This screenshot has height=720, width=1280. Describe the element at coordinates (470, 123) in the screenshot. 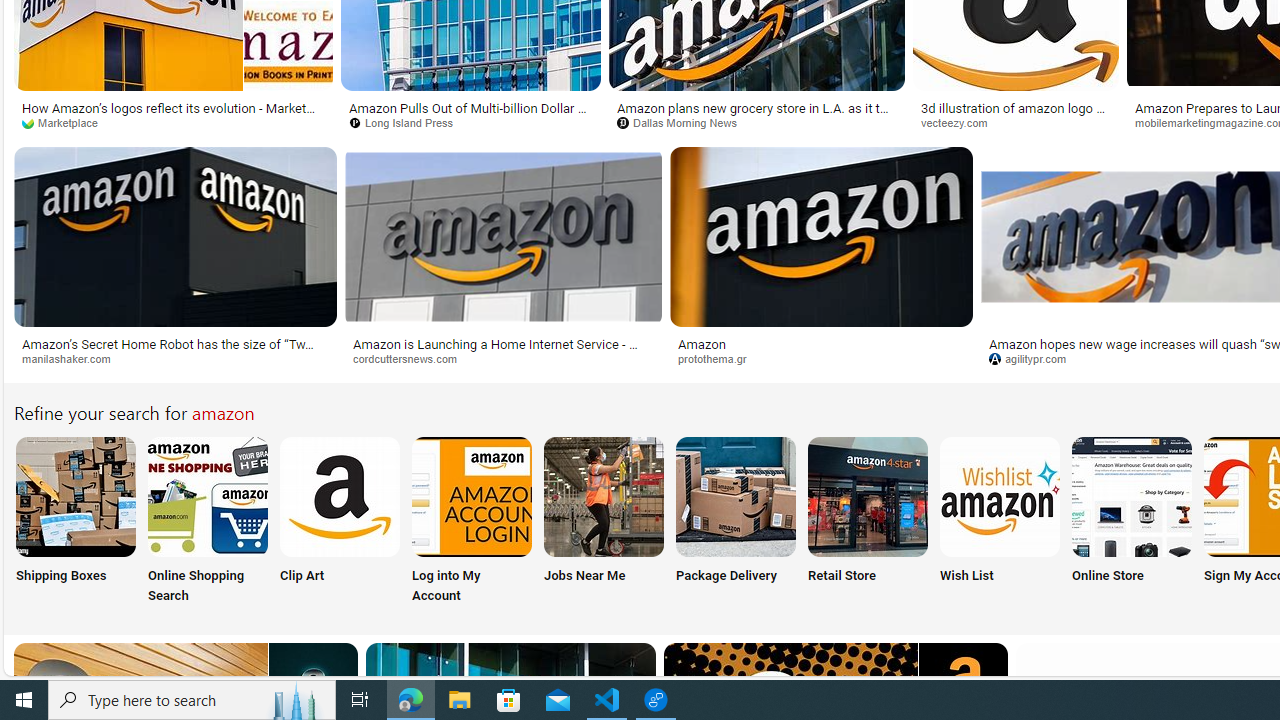

I see `'Long Island Press'` at that location.